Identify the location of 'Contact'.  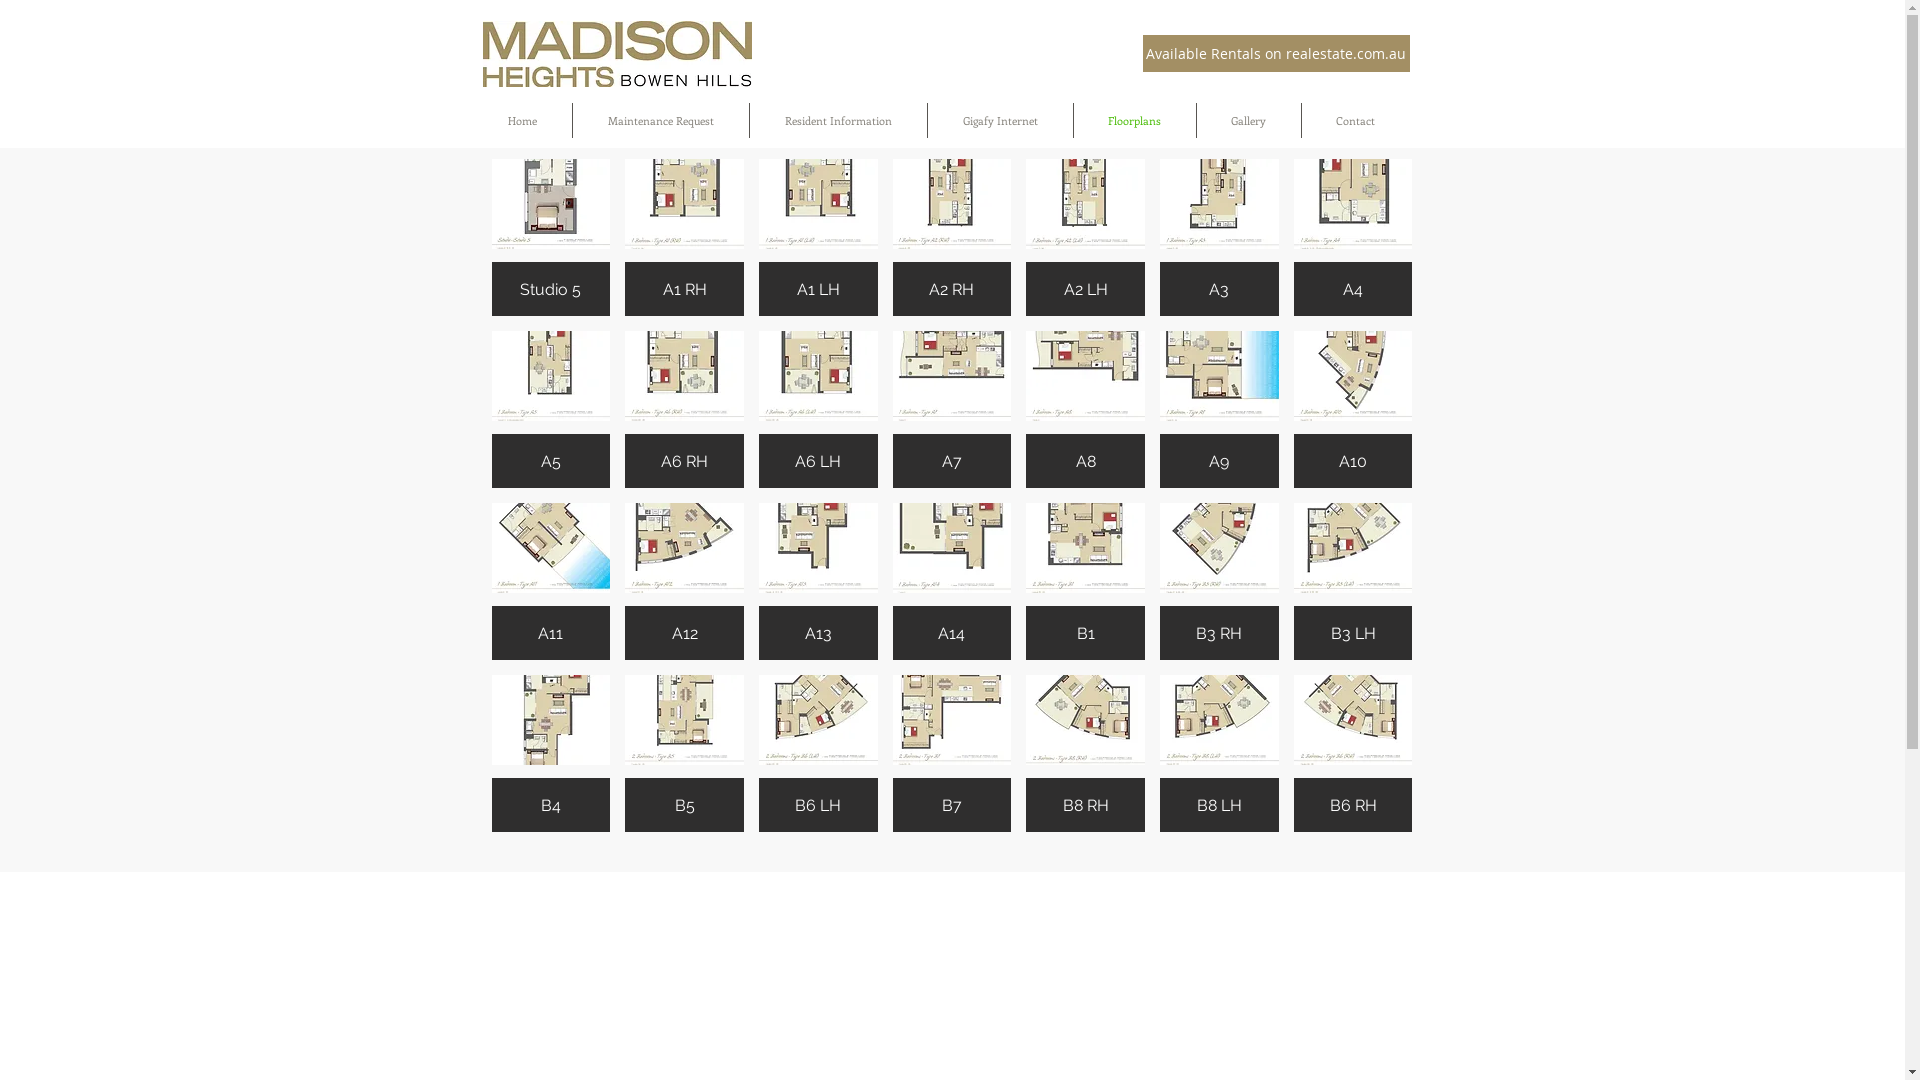
(1356, 120).